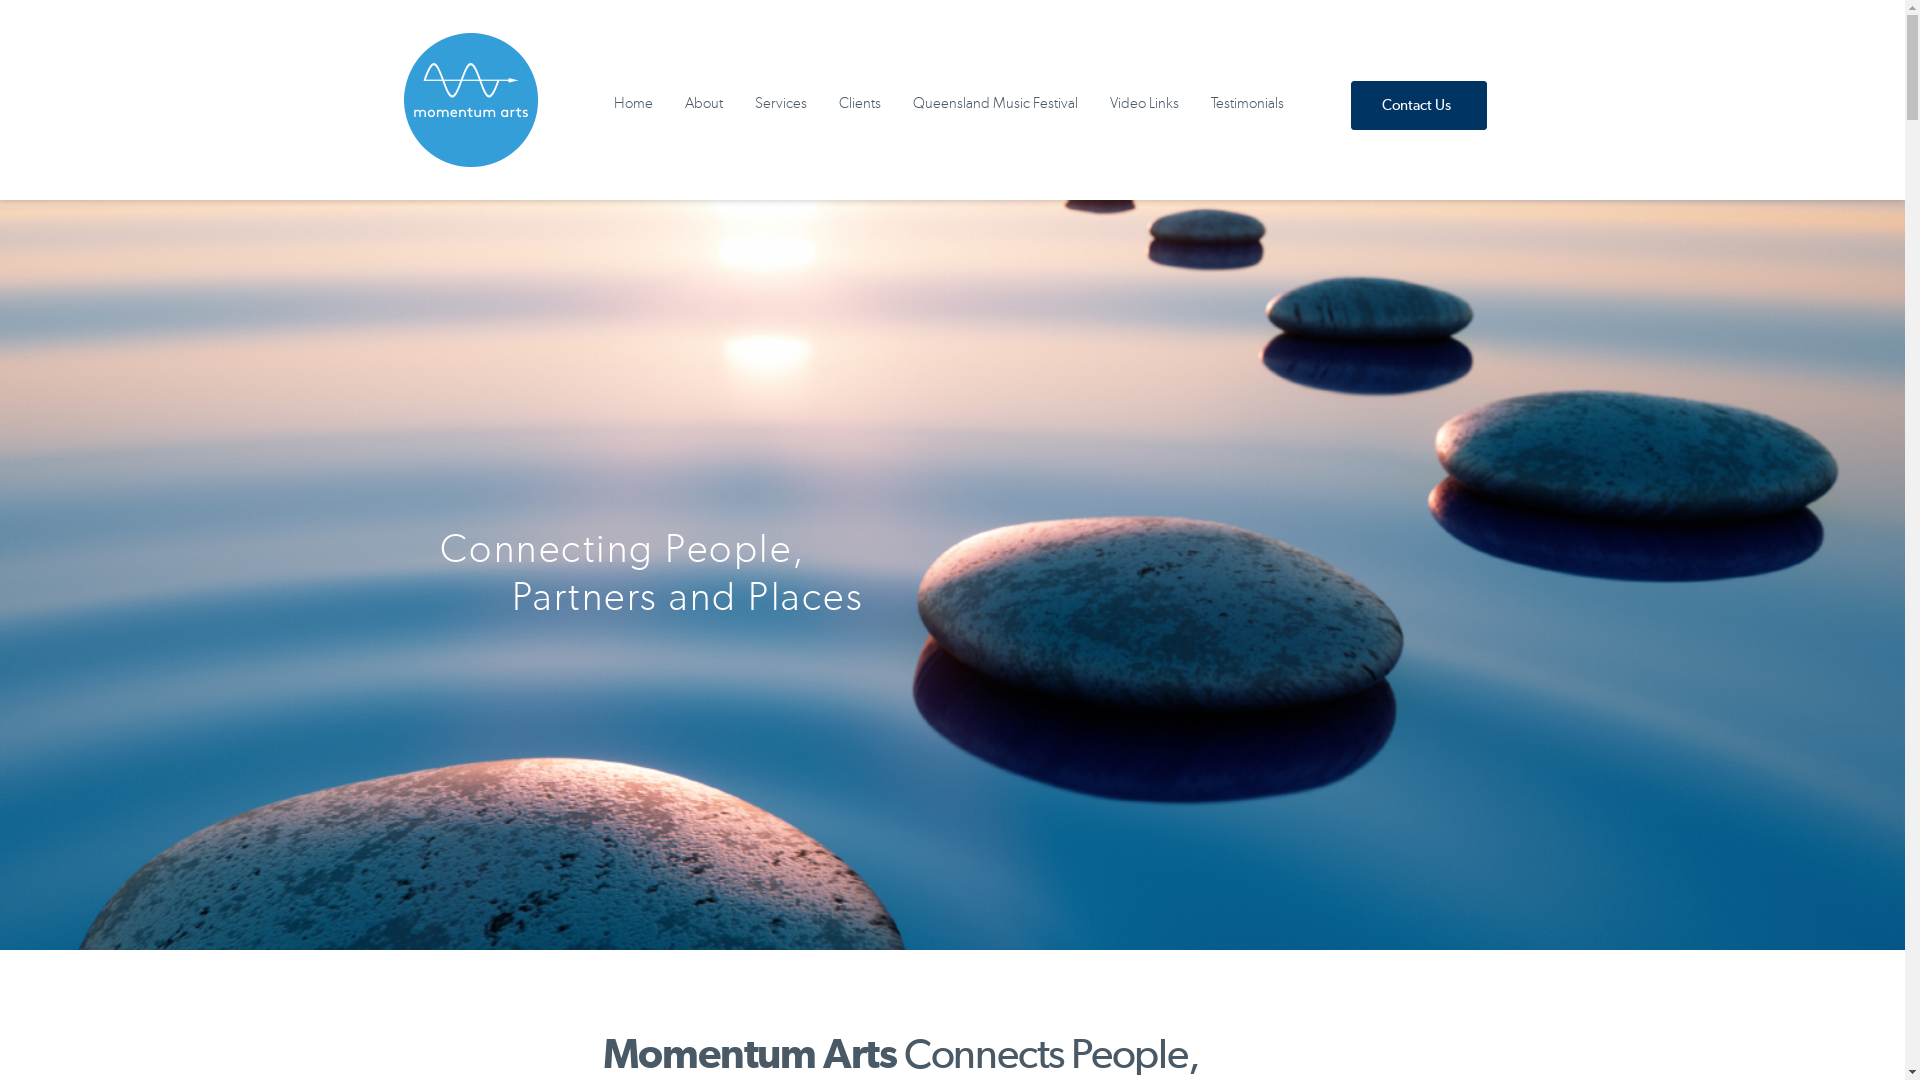 This screenshot has height=1080, width=1920. Describe the element at coordinates (780, 104) in the screenshot. I see `'Services'` at that location.